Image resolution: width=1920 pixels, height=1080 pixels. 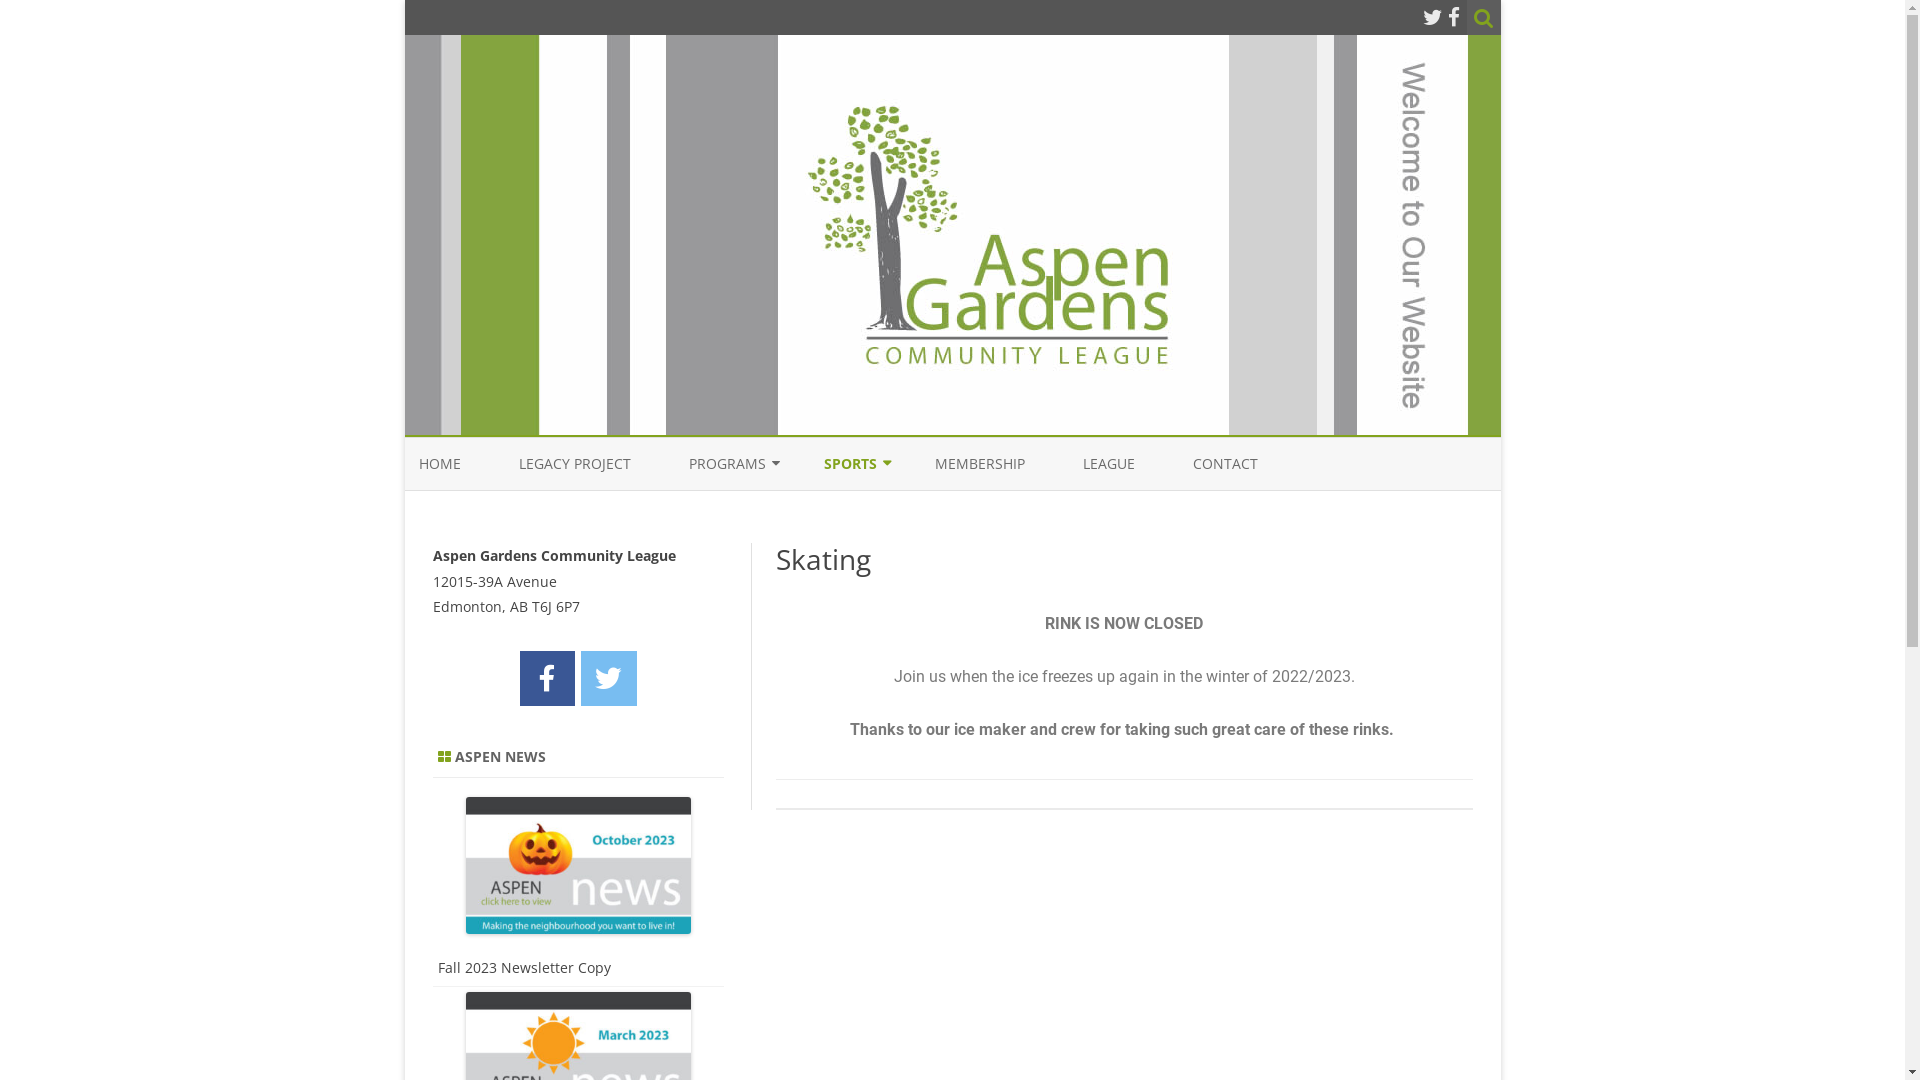 What do you see at coordinates (1107, 463) in the screenshot?
I see `'LEAGUE'` at bounding box center [1107, 463].